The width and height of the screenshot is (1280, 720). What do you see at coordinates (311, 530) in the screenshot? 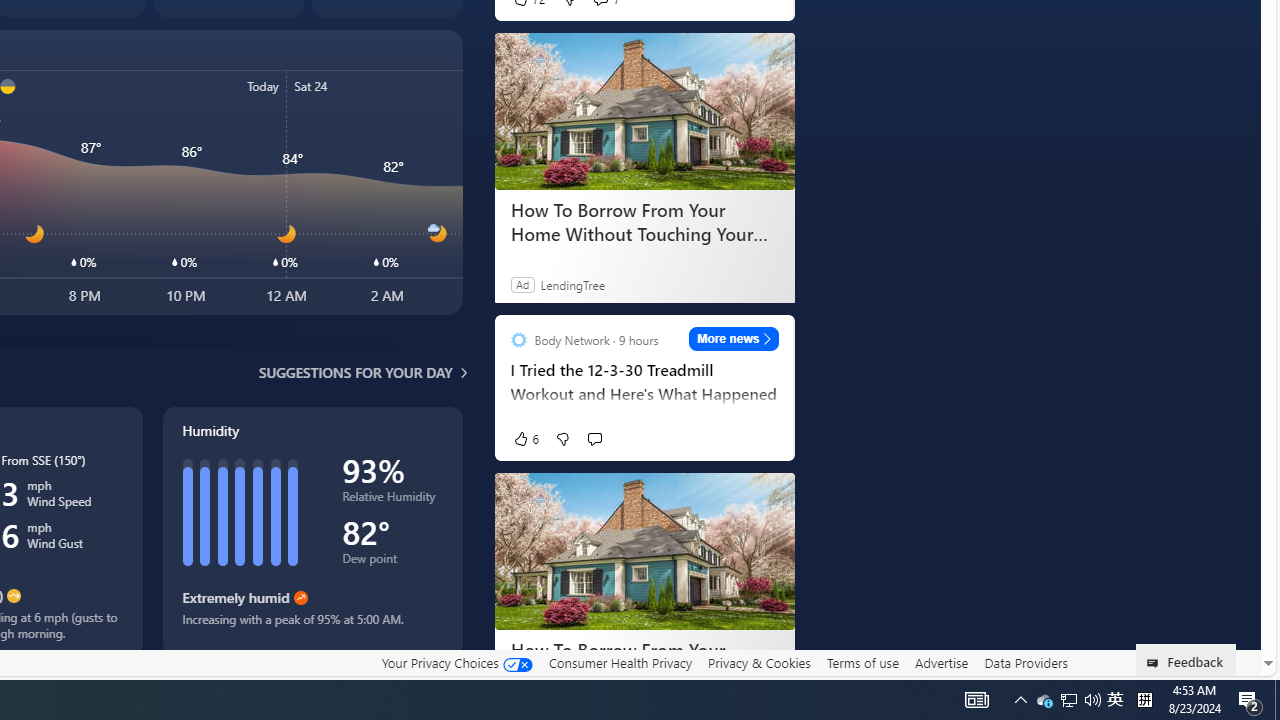
I see `'Humidity'` at bounding box center [311, 530].